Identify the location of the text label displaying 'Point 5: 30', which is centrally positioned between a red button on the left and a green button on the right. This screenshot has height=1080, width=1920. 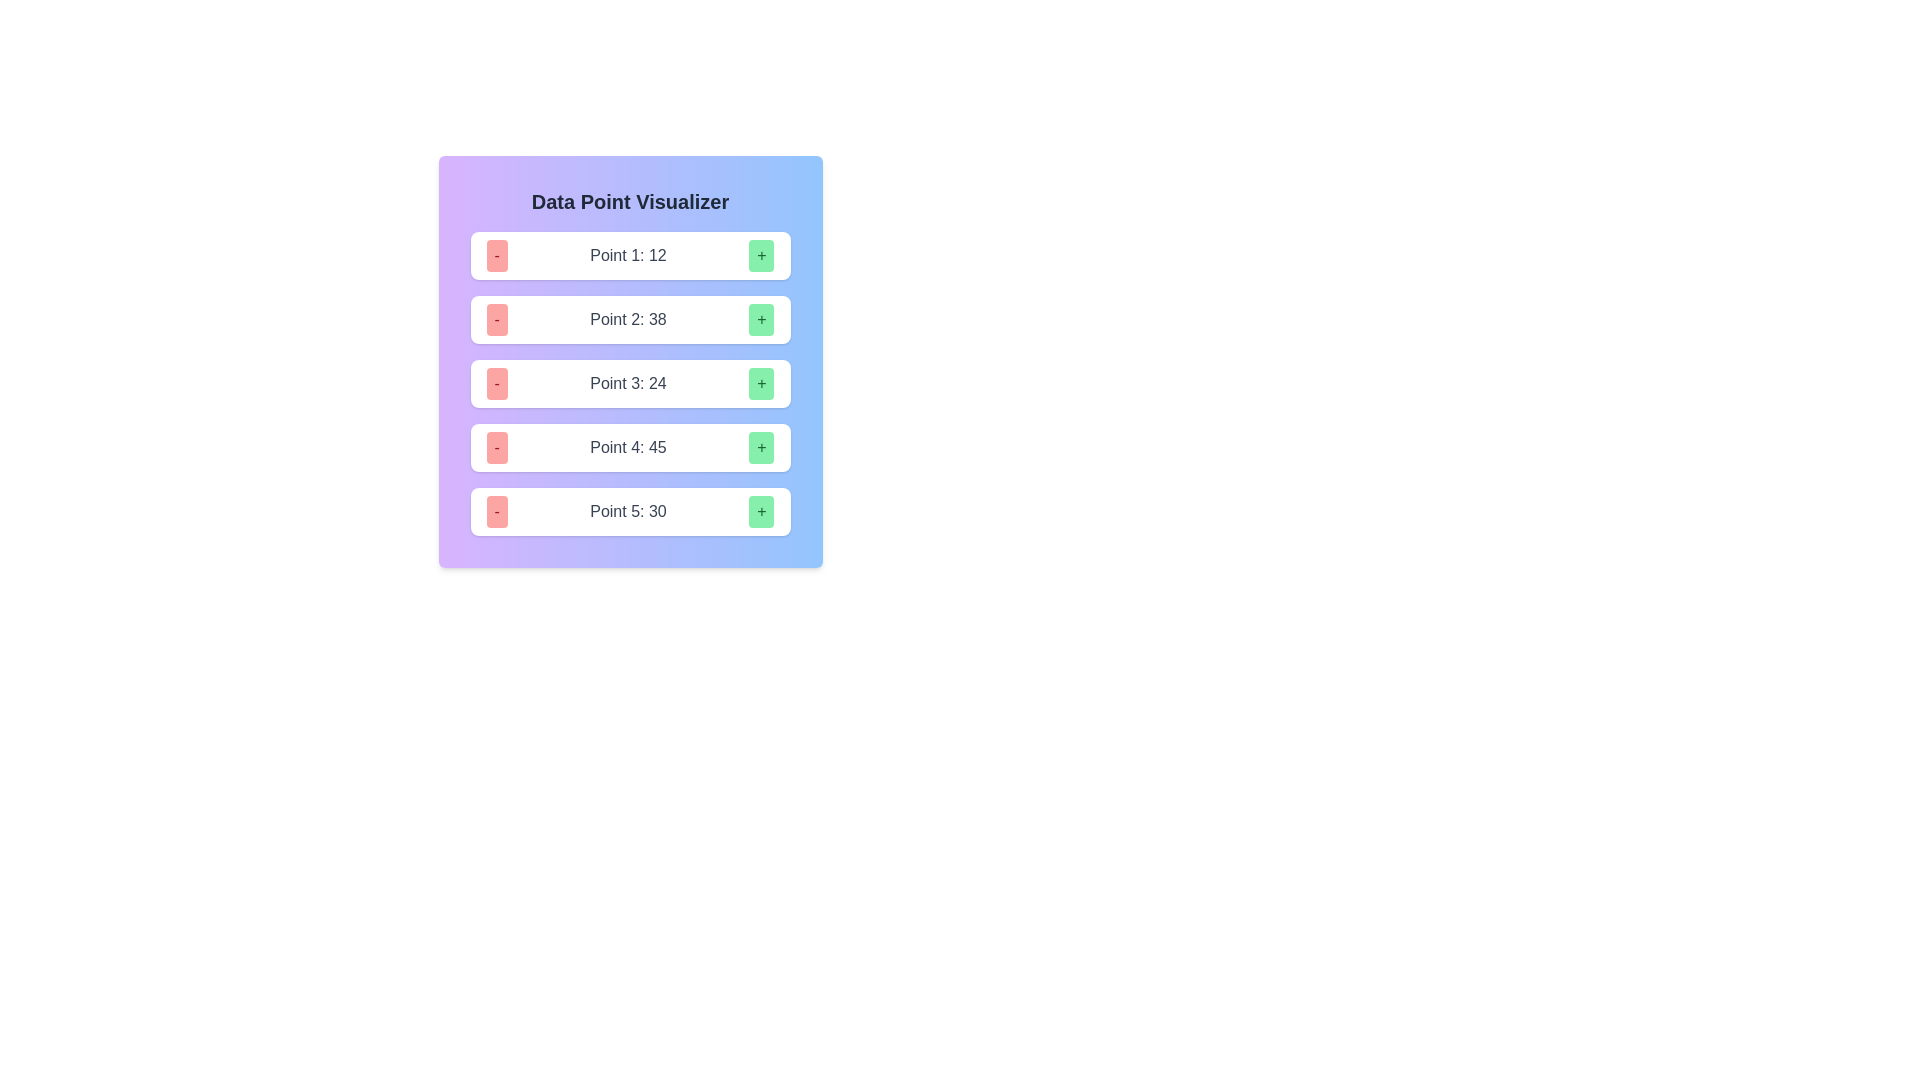
(627, 511).